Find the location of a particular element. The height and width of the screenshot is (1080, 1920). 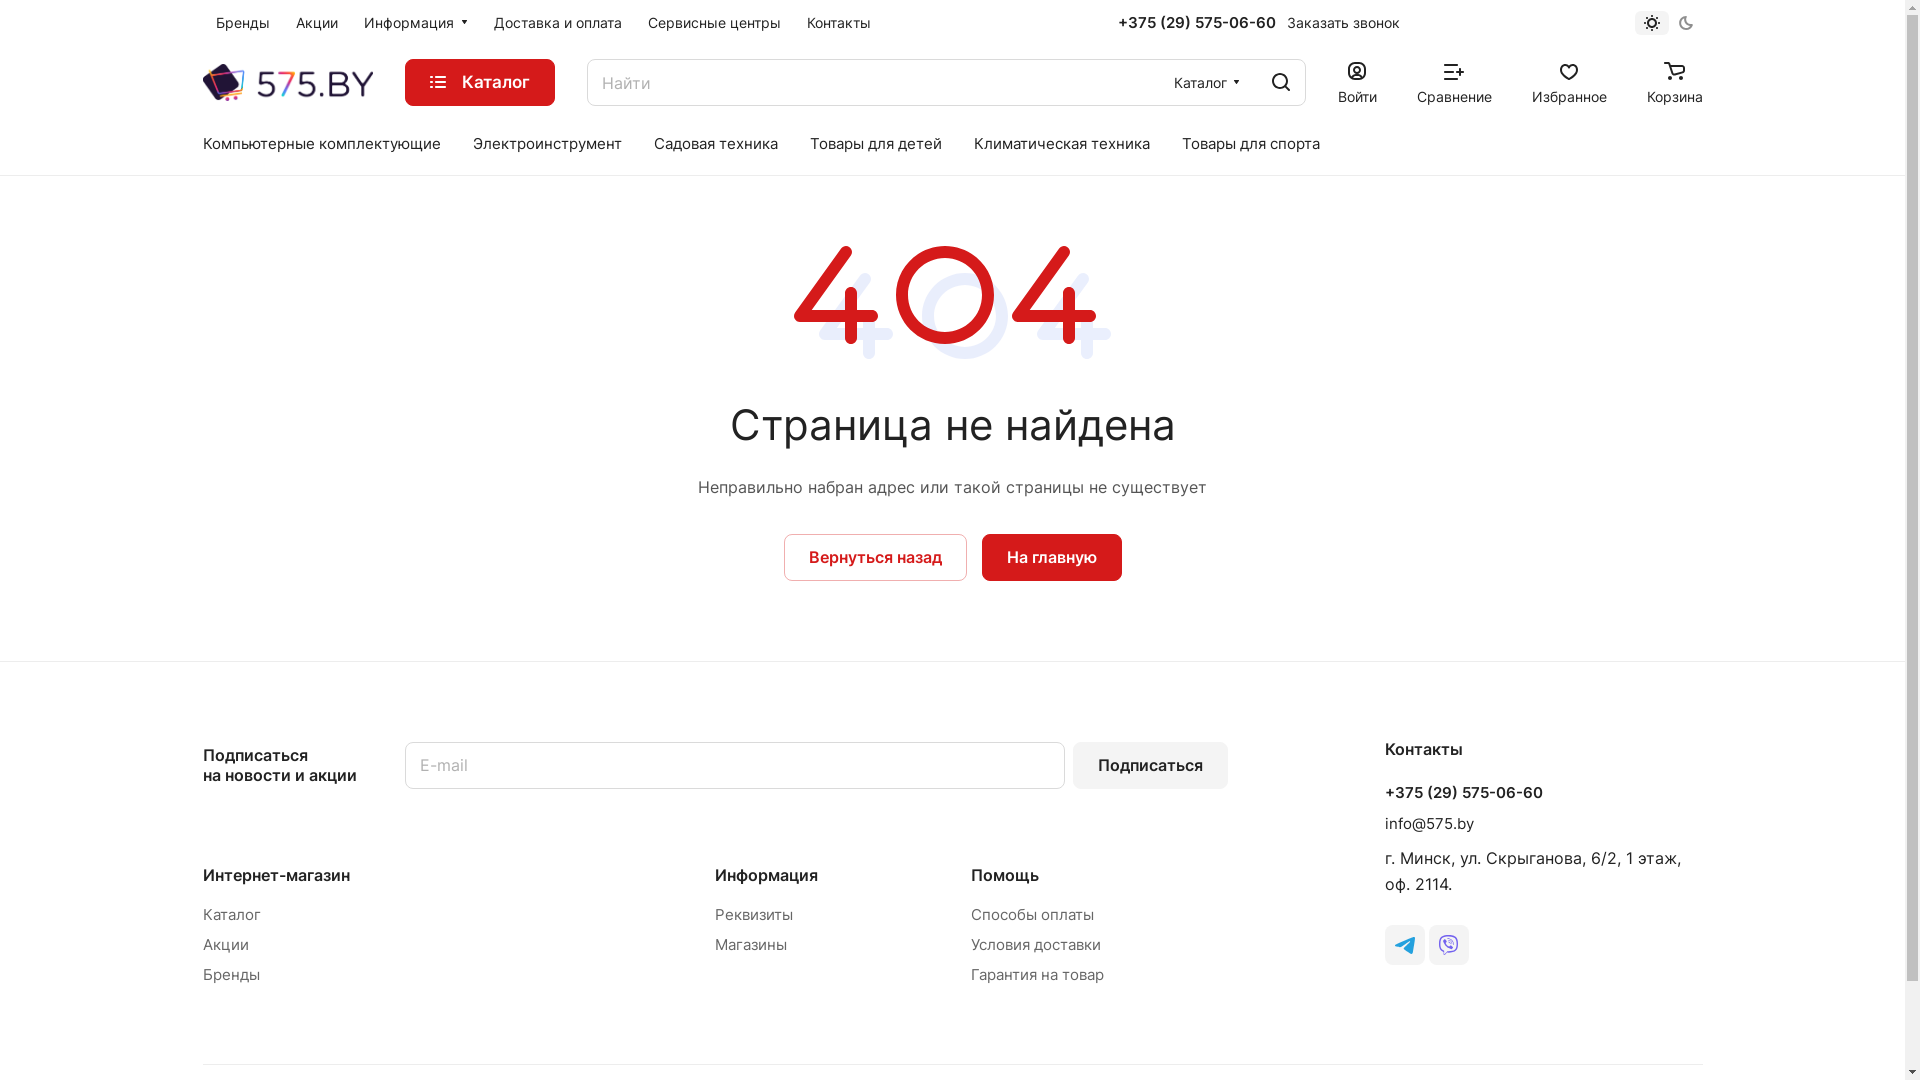

'info@575.by' is located at coordinates (1427, 823).